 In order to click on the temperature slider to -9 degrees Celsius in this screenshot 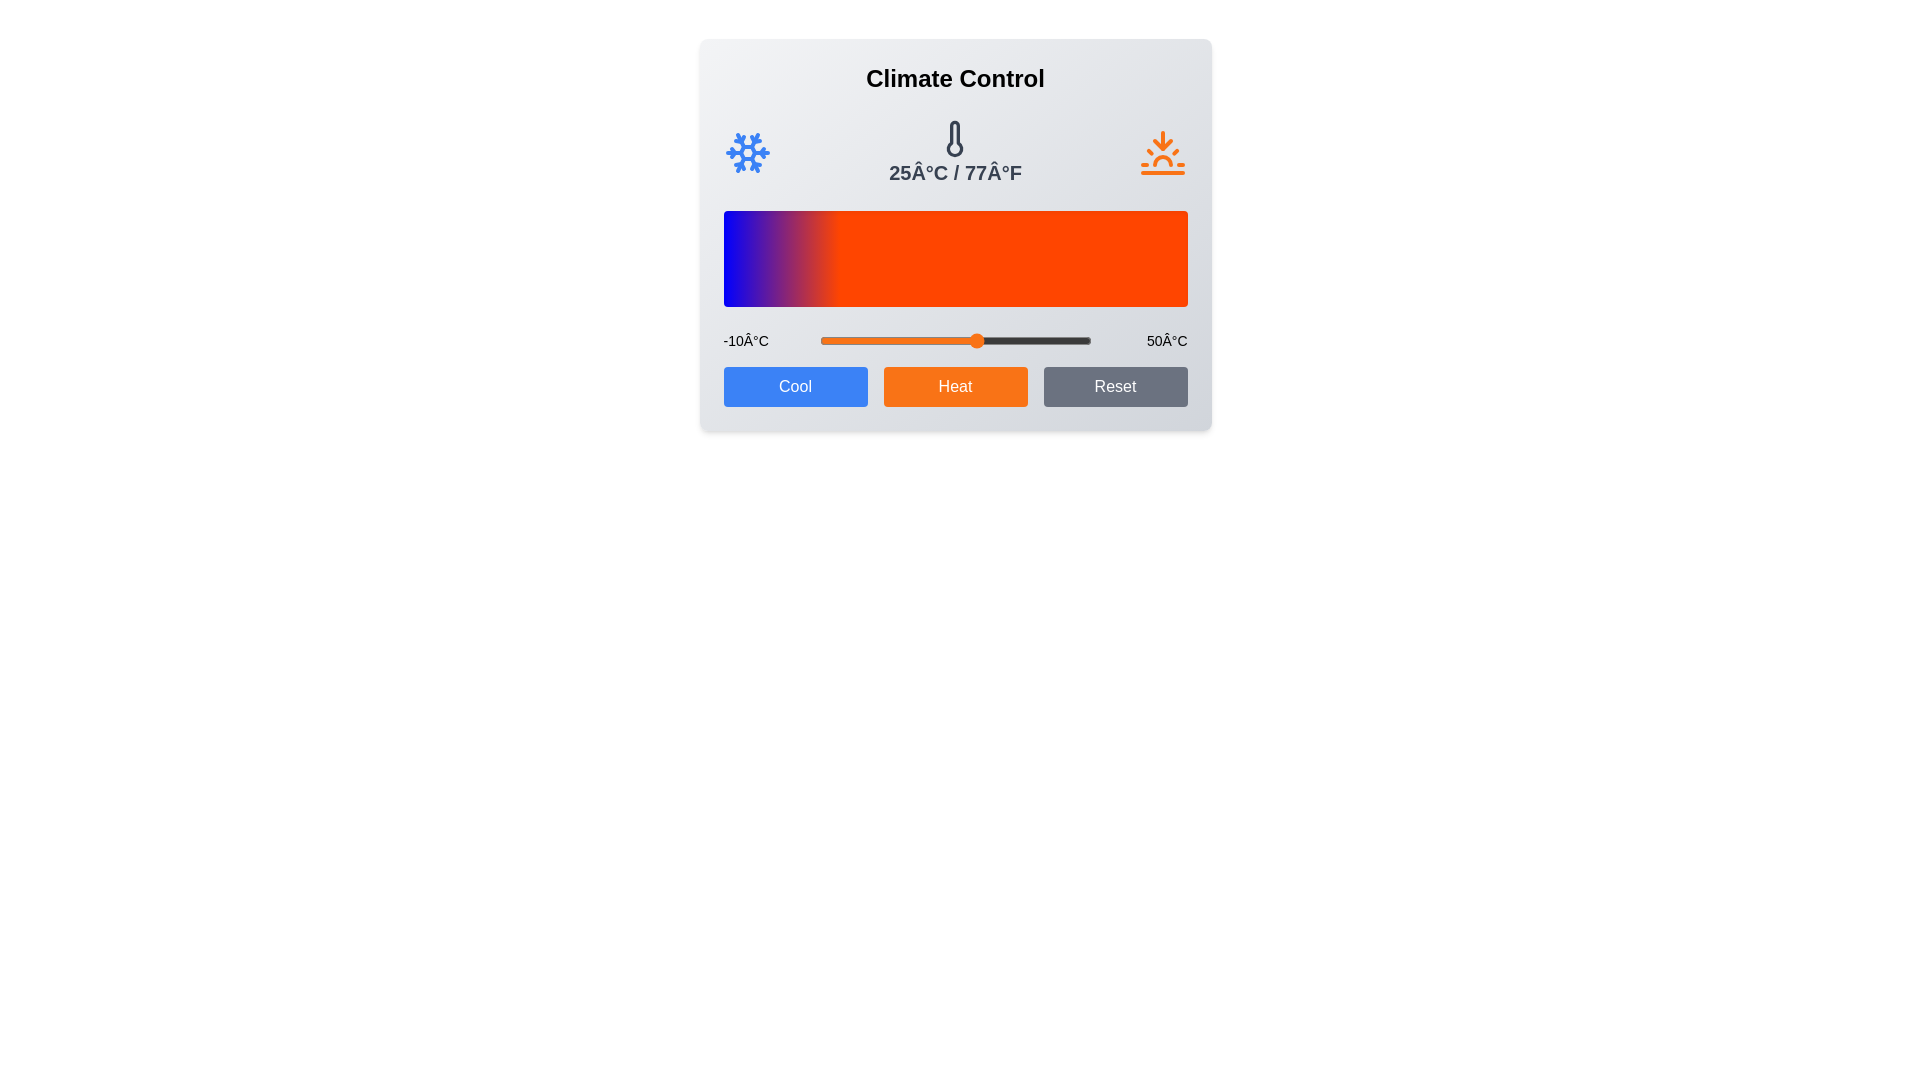, I will do `click(824, 339)`.